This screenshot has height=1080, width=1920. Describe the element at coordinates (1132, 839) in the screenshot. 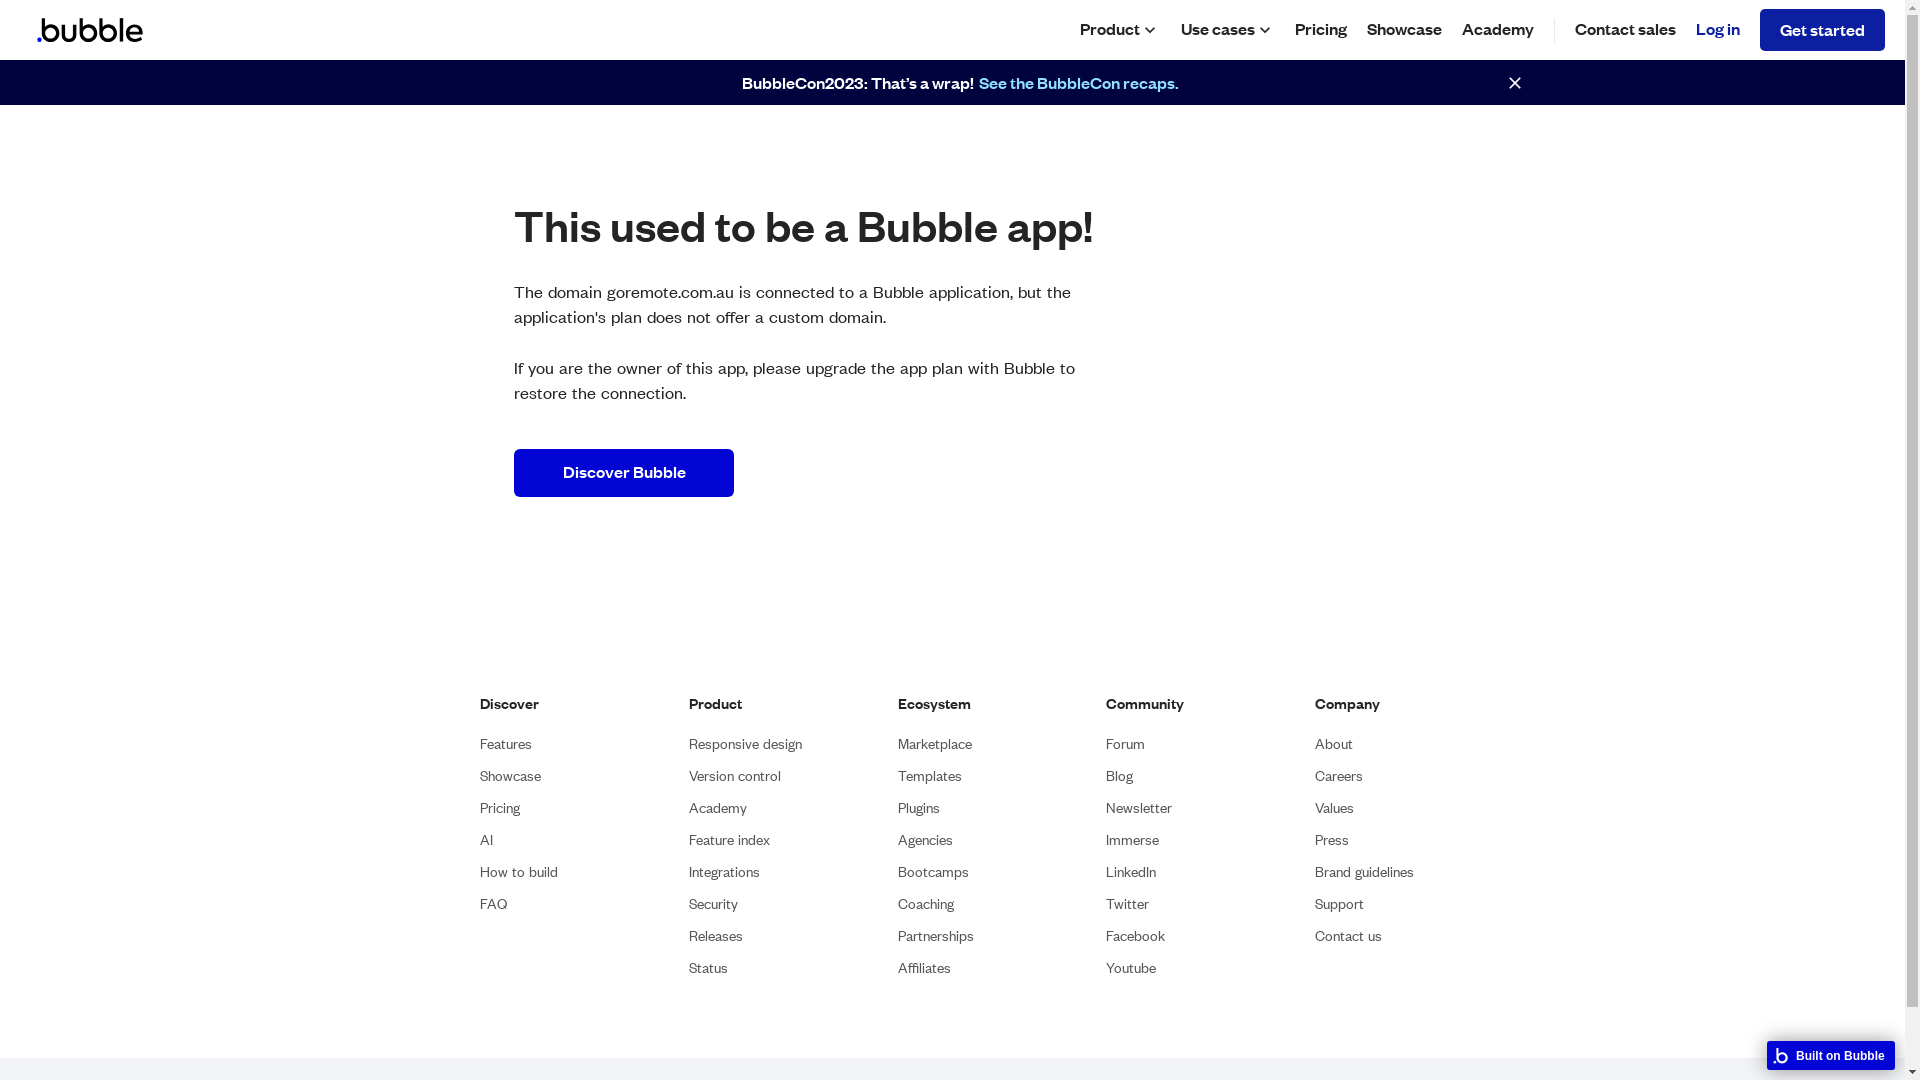

I see `'Immerse'` at that location.